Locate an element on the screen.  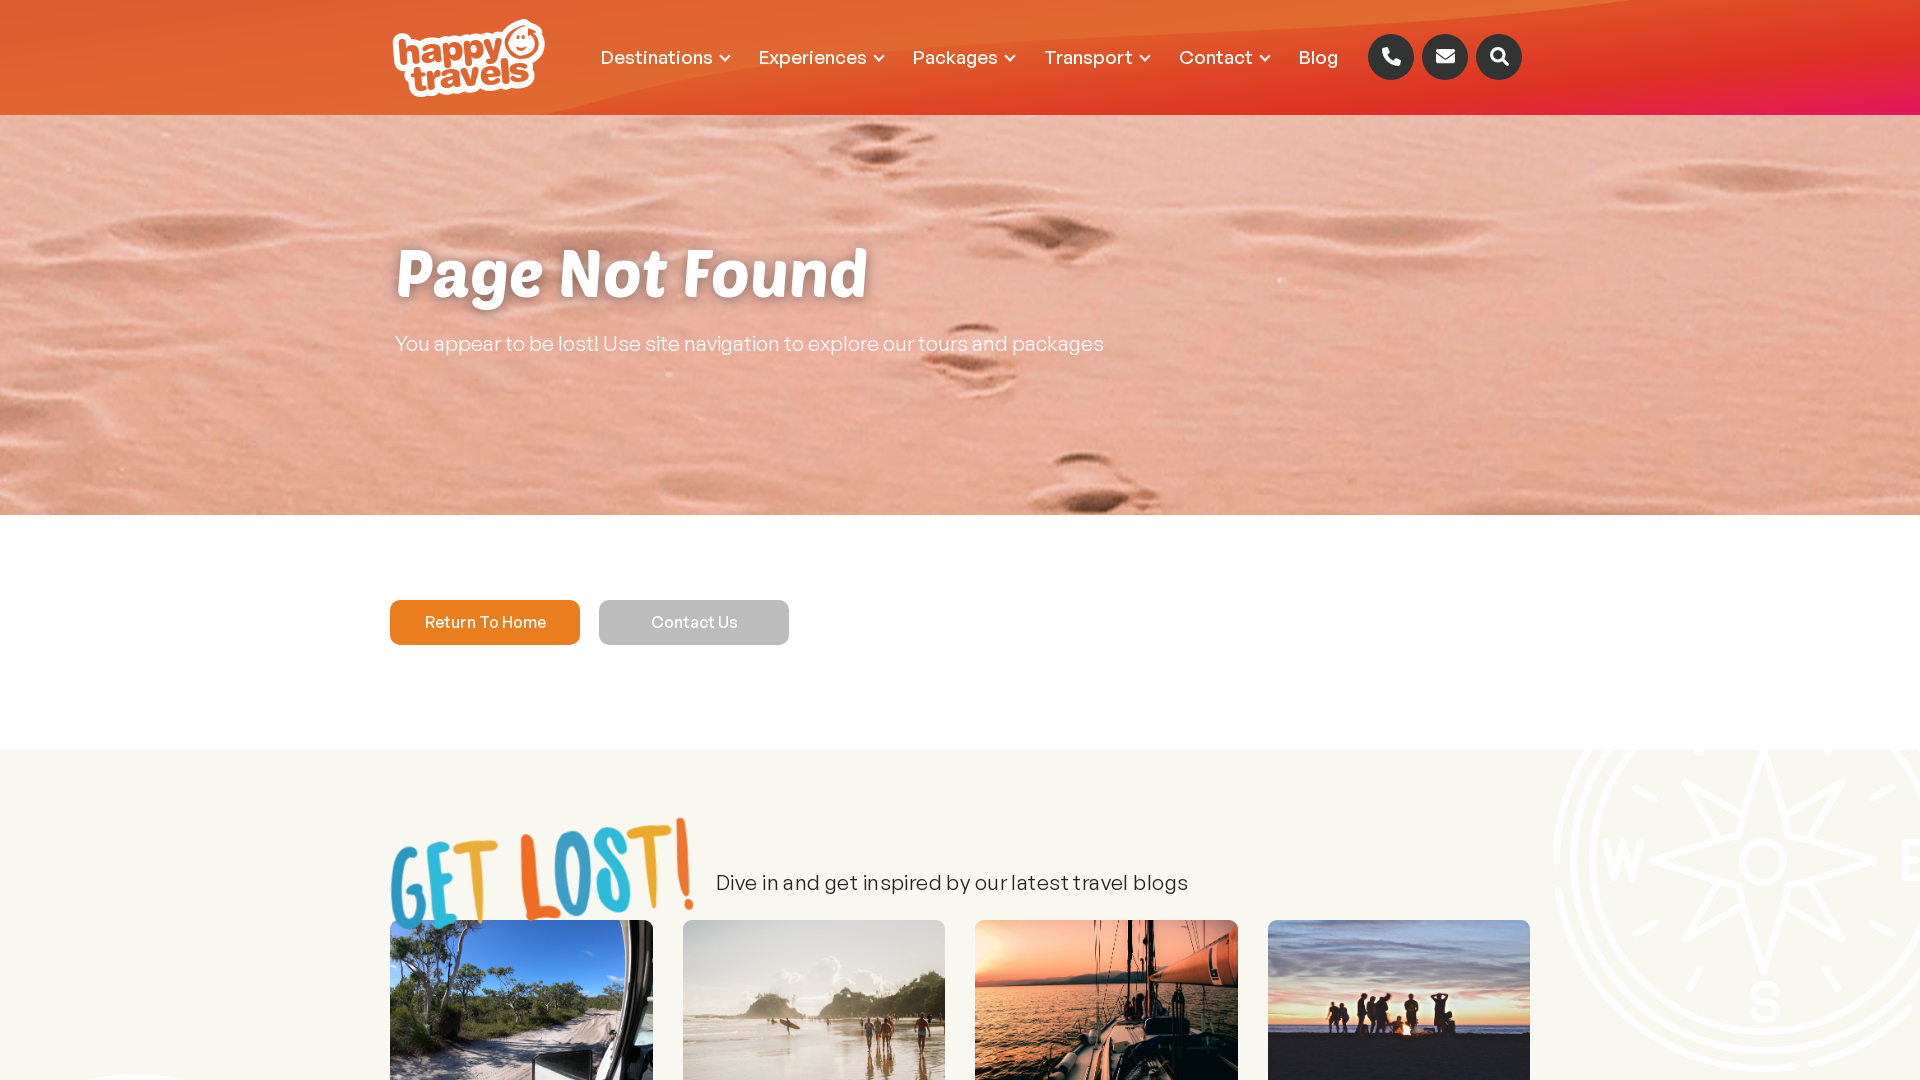
'Packages' is located at coordinates (963, 56).